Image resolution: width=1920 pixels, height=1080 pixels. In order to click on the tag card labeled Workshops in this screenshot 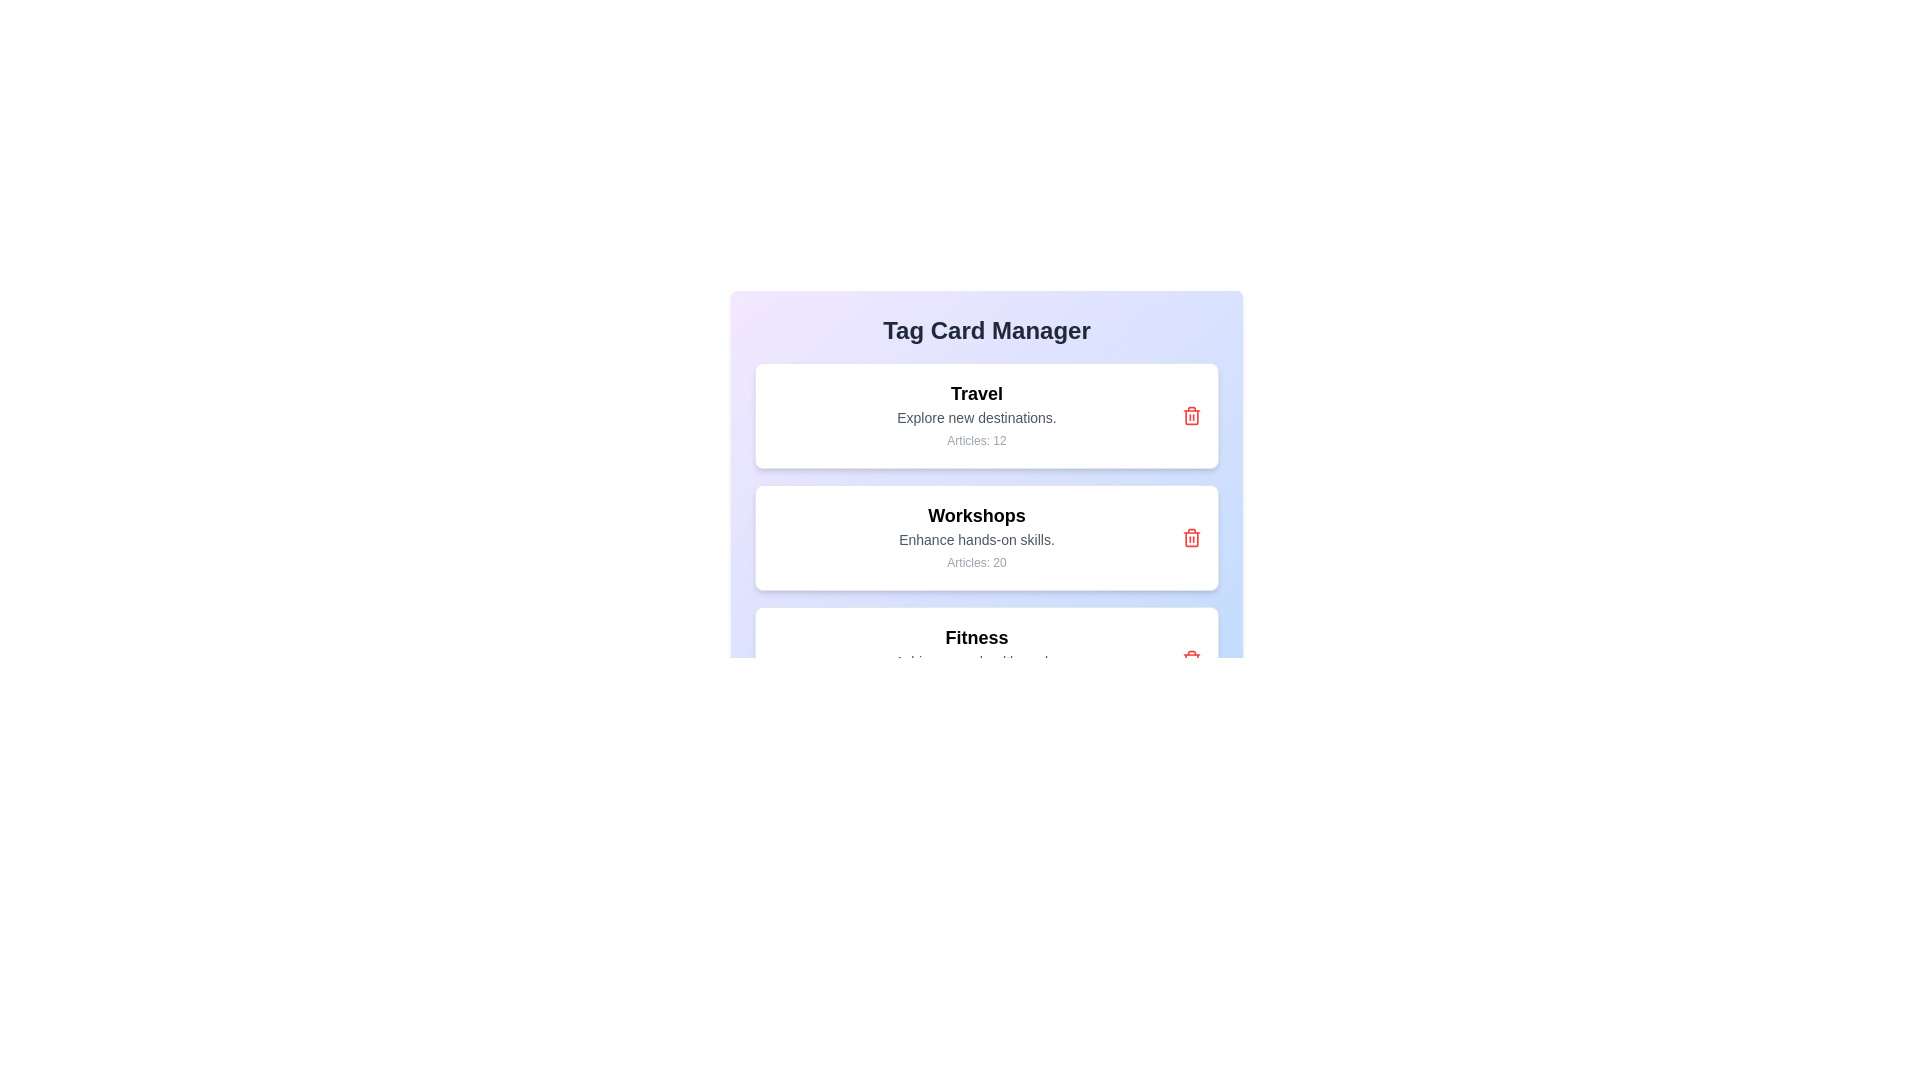, I will do `click(987, 536)`.